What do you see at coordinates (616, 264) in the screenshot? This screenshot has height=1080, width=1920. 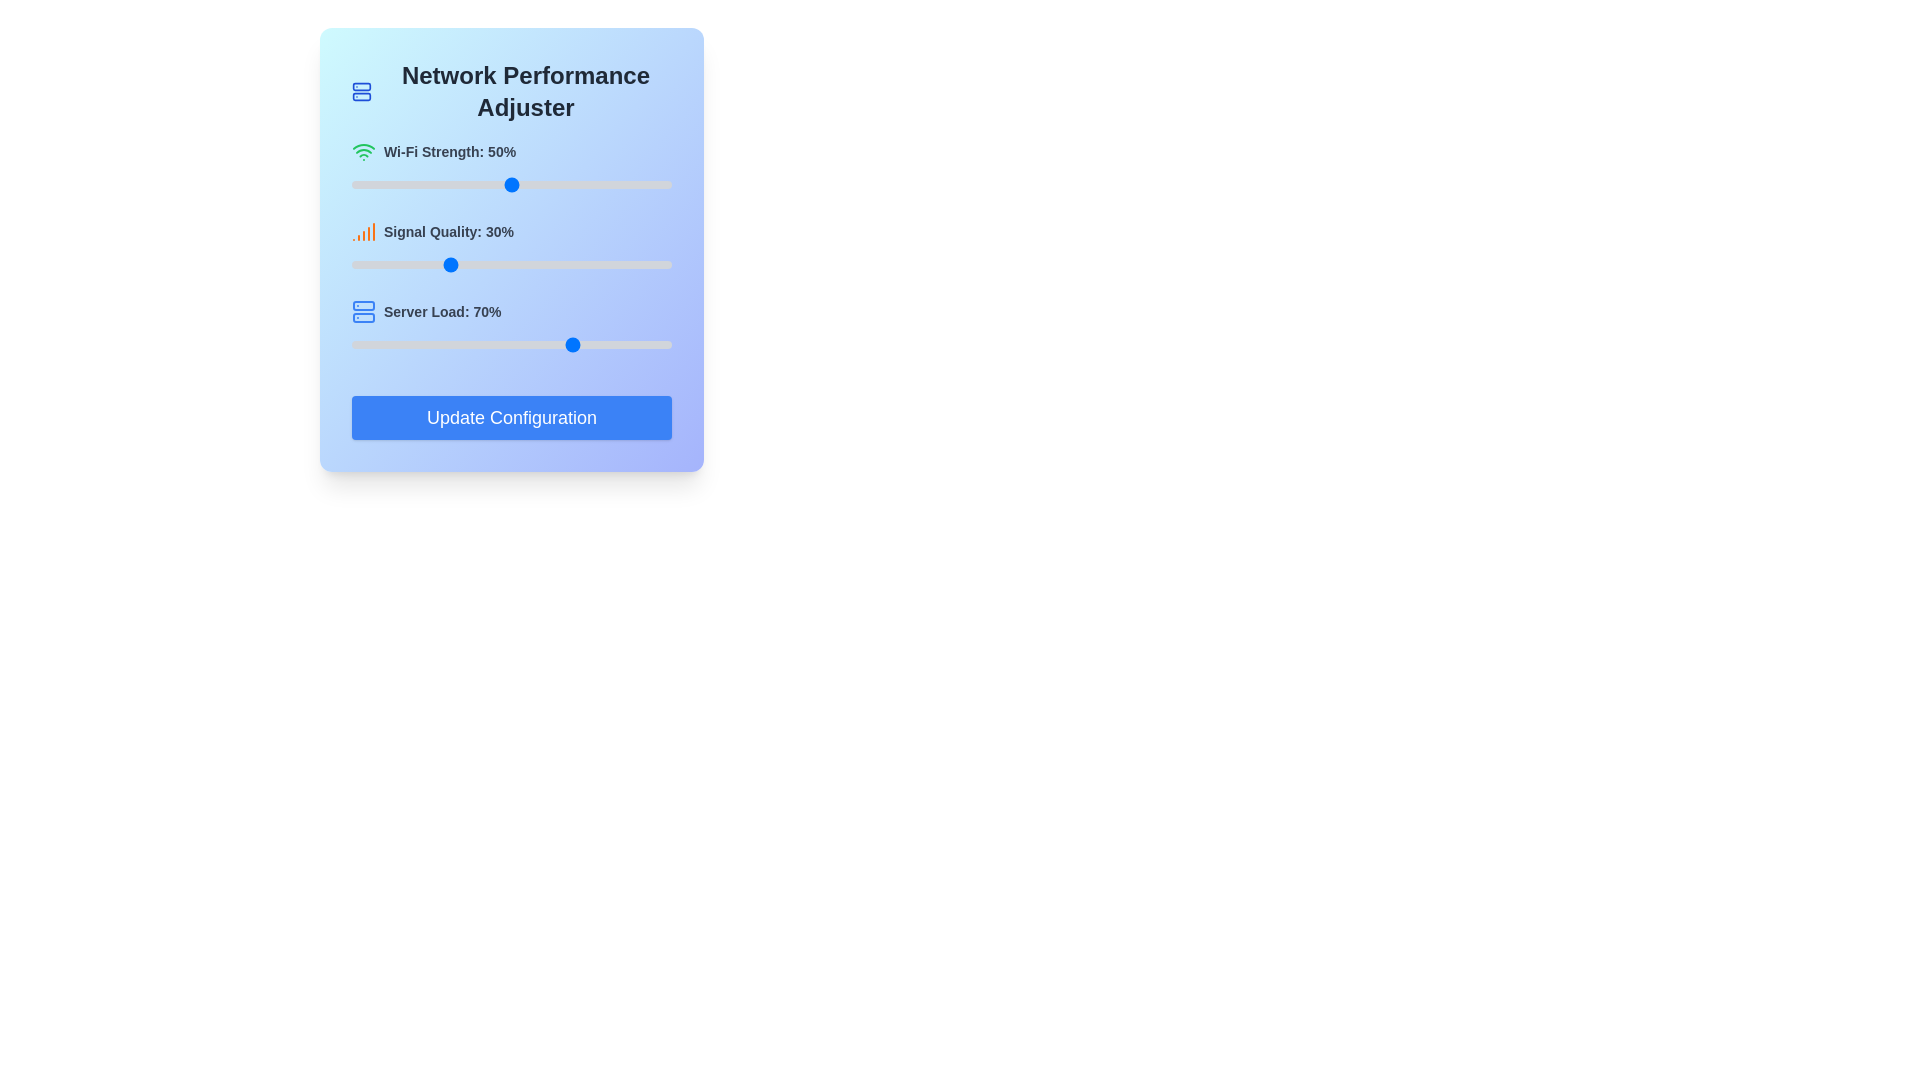 I see `signal quality` at bounding box center [616, 264].